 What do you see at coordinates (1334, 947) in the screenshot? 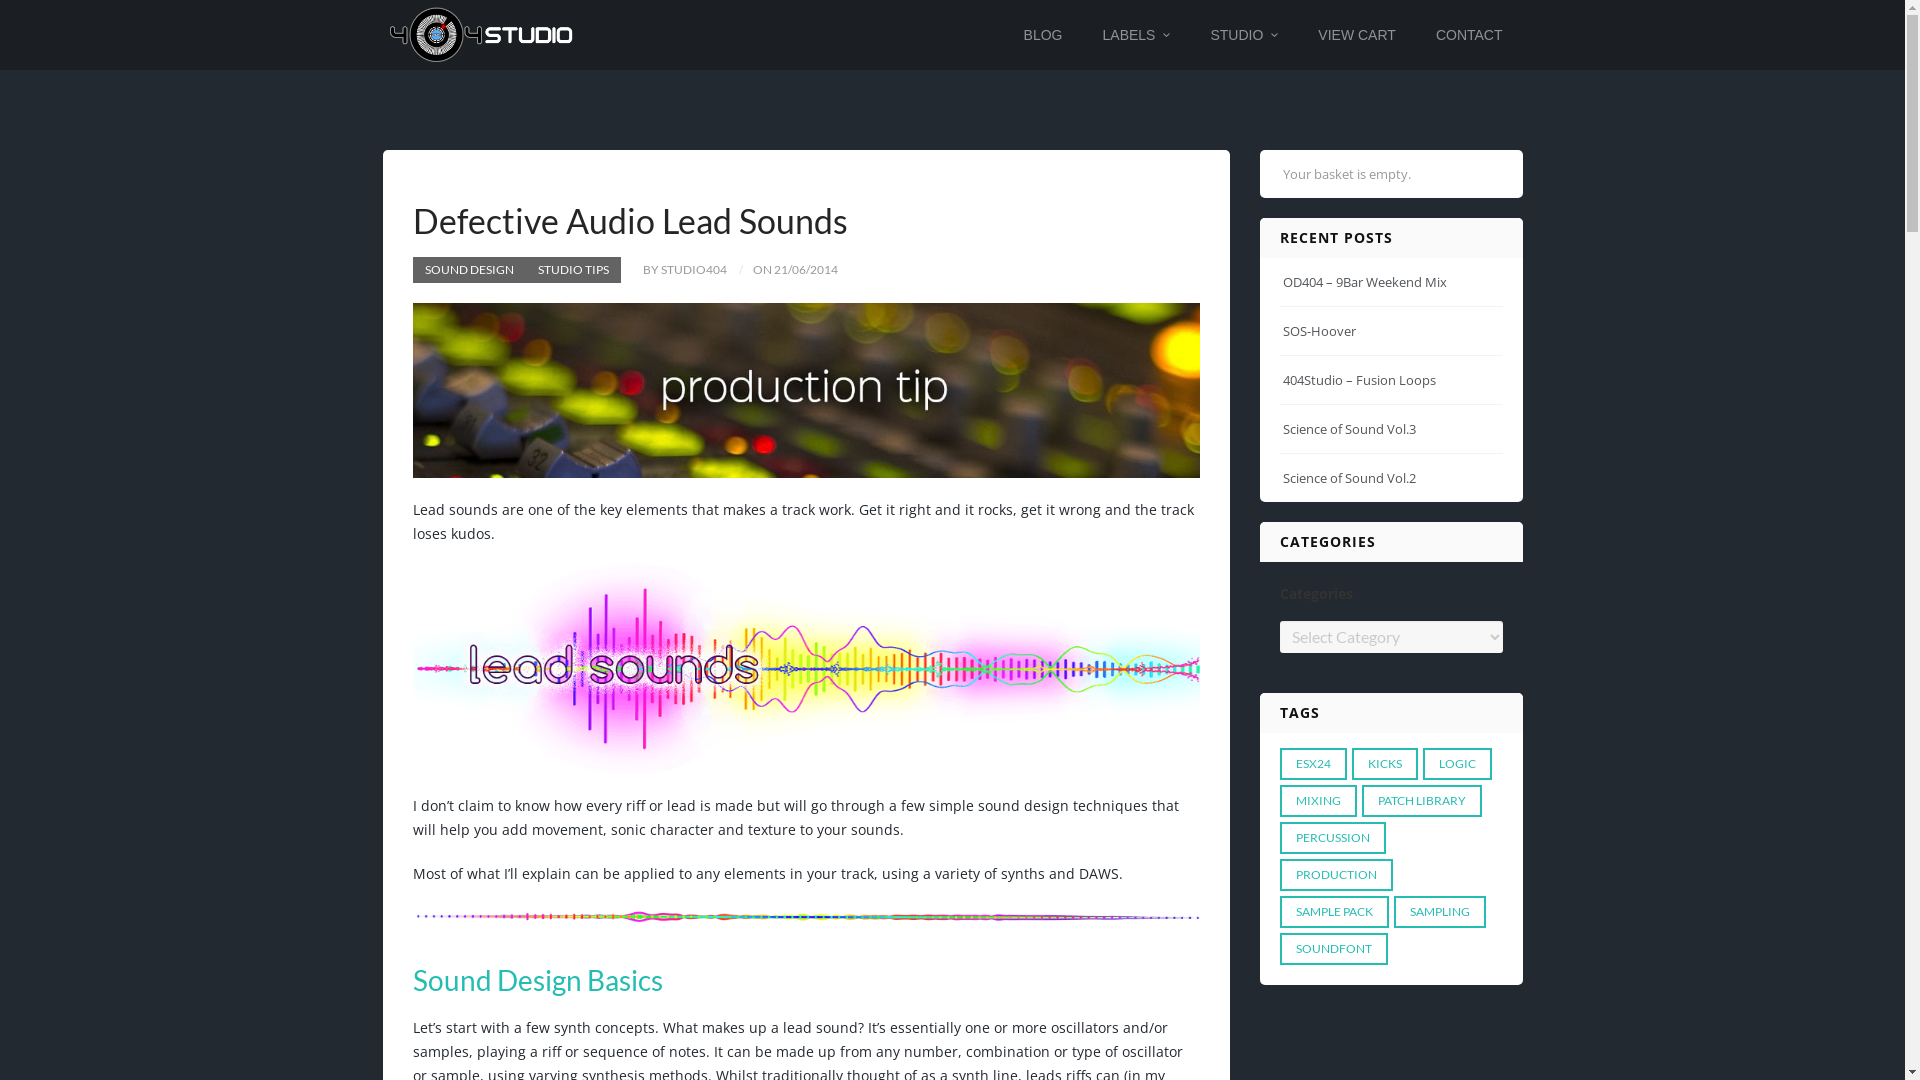
I see `'SOUNDFONT'` at bounding box center [1334, 947].